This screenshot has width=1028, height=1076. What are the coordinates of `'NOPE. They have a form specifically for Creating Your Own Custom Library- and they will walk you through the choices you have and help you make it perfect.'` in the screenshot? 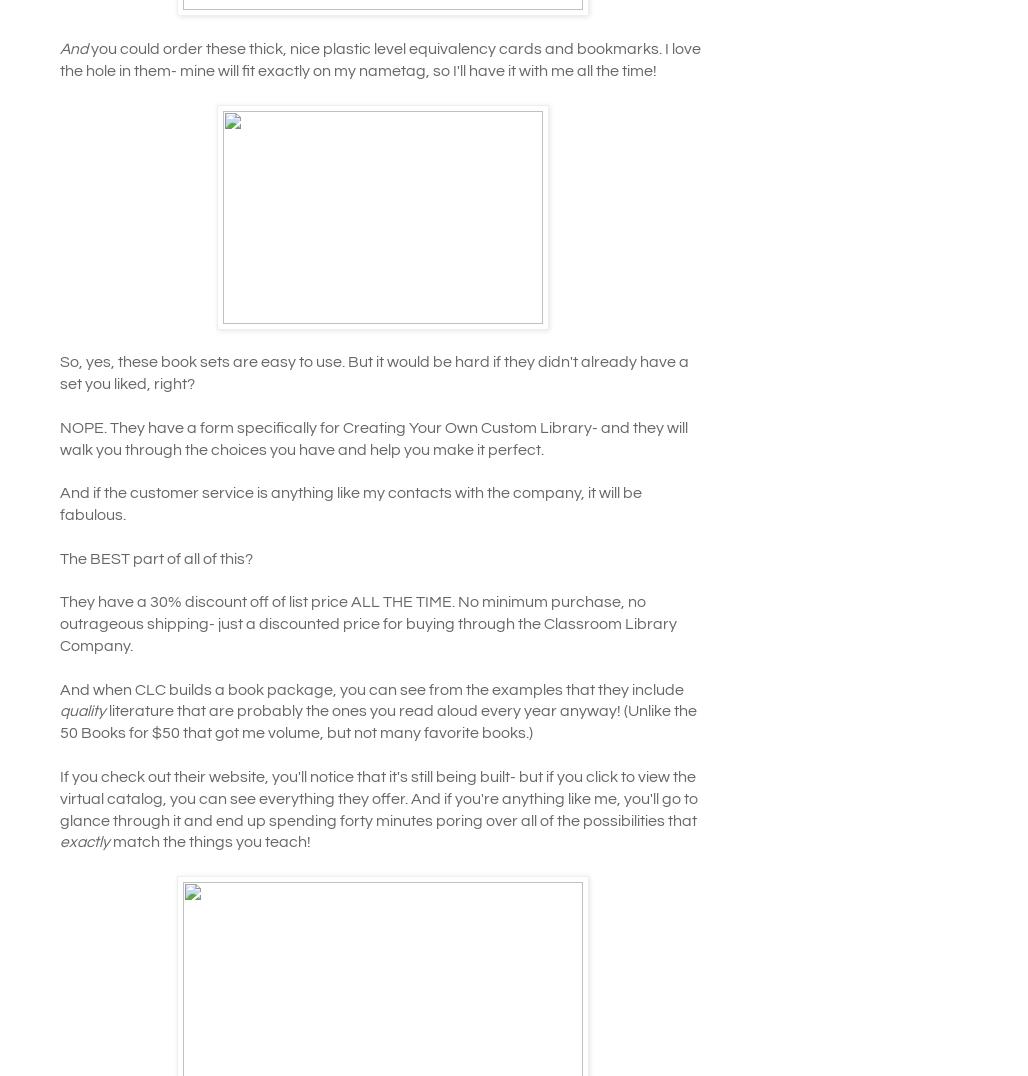 It's located at (60, 438).